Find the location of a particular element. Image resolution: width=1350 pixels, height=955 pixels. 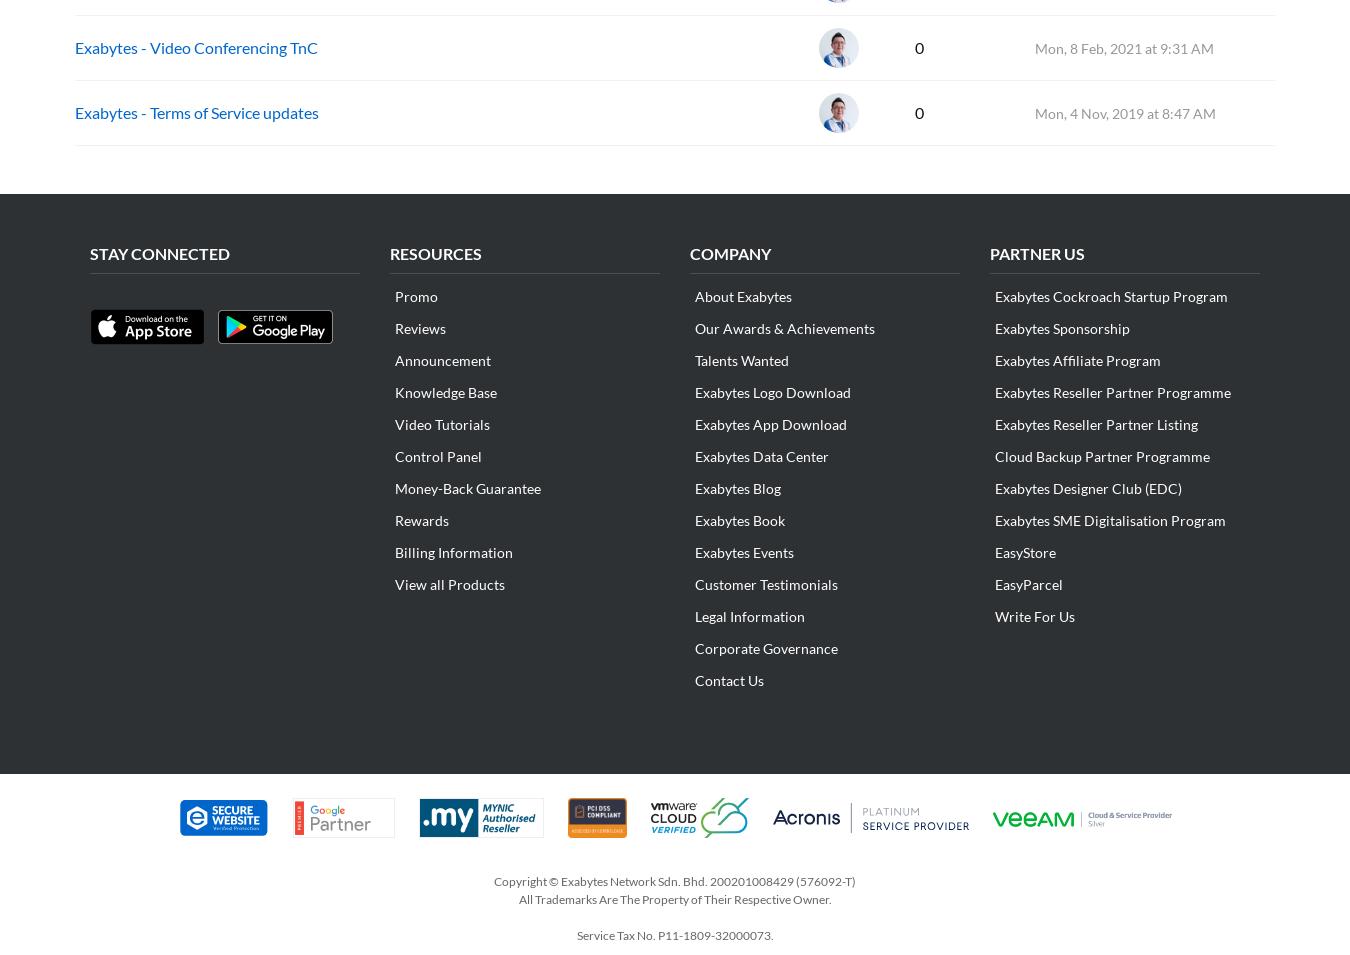

'Mon, 4 Nov, 2019 at  8:47 AM' is located at coordinates (1125, 111).